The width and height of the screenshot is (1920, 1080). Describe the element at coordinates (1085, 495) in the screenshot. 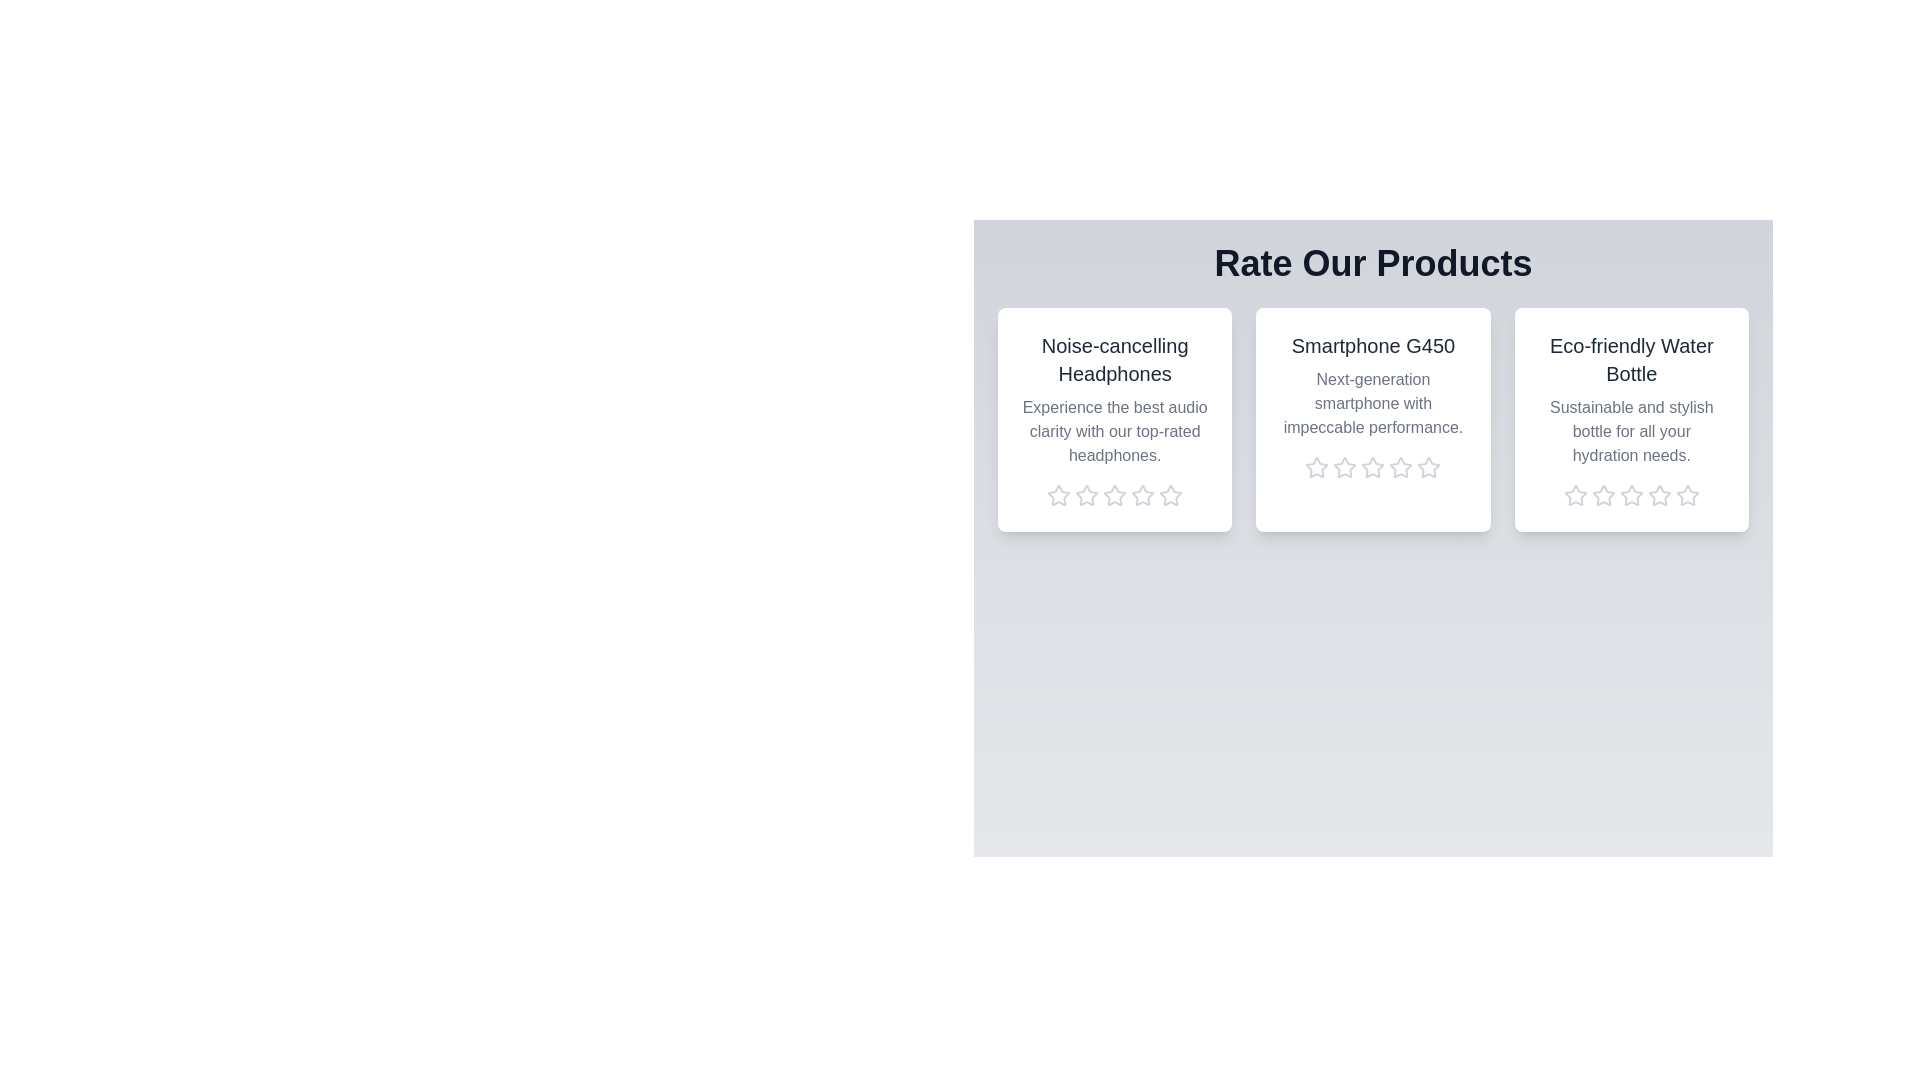

I see `the rating of the product 'Noise-cancelling Headphones' to 2 stars` at that location.